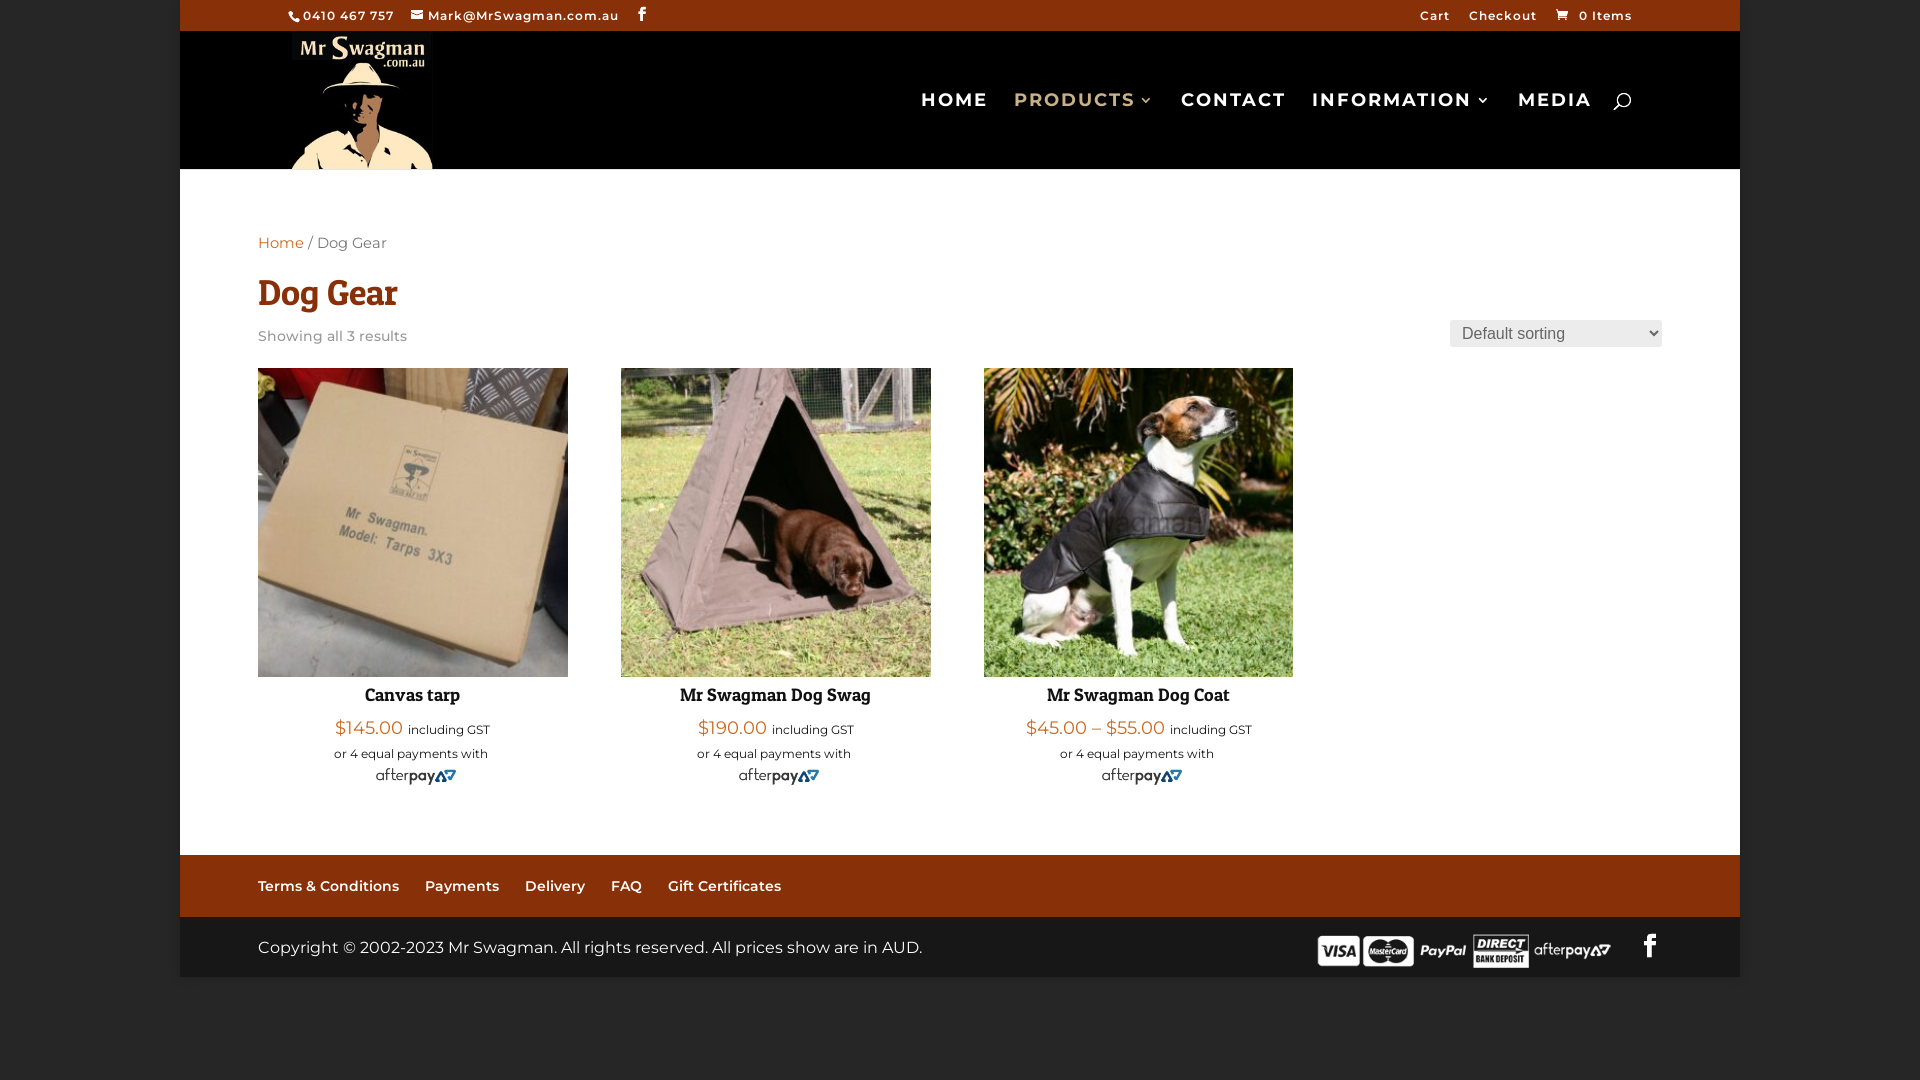 This screenshot has height=1080, width=1920. I want to click on 'Terms & Conditions', so click(257, 885).